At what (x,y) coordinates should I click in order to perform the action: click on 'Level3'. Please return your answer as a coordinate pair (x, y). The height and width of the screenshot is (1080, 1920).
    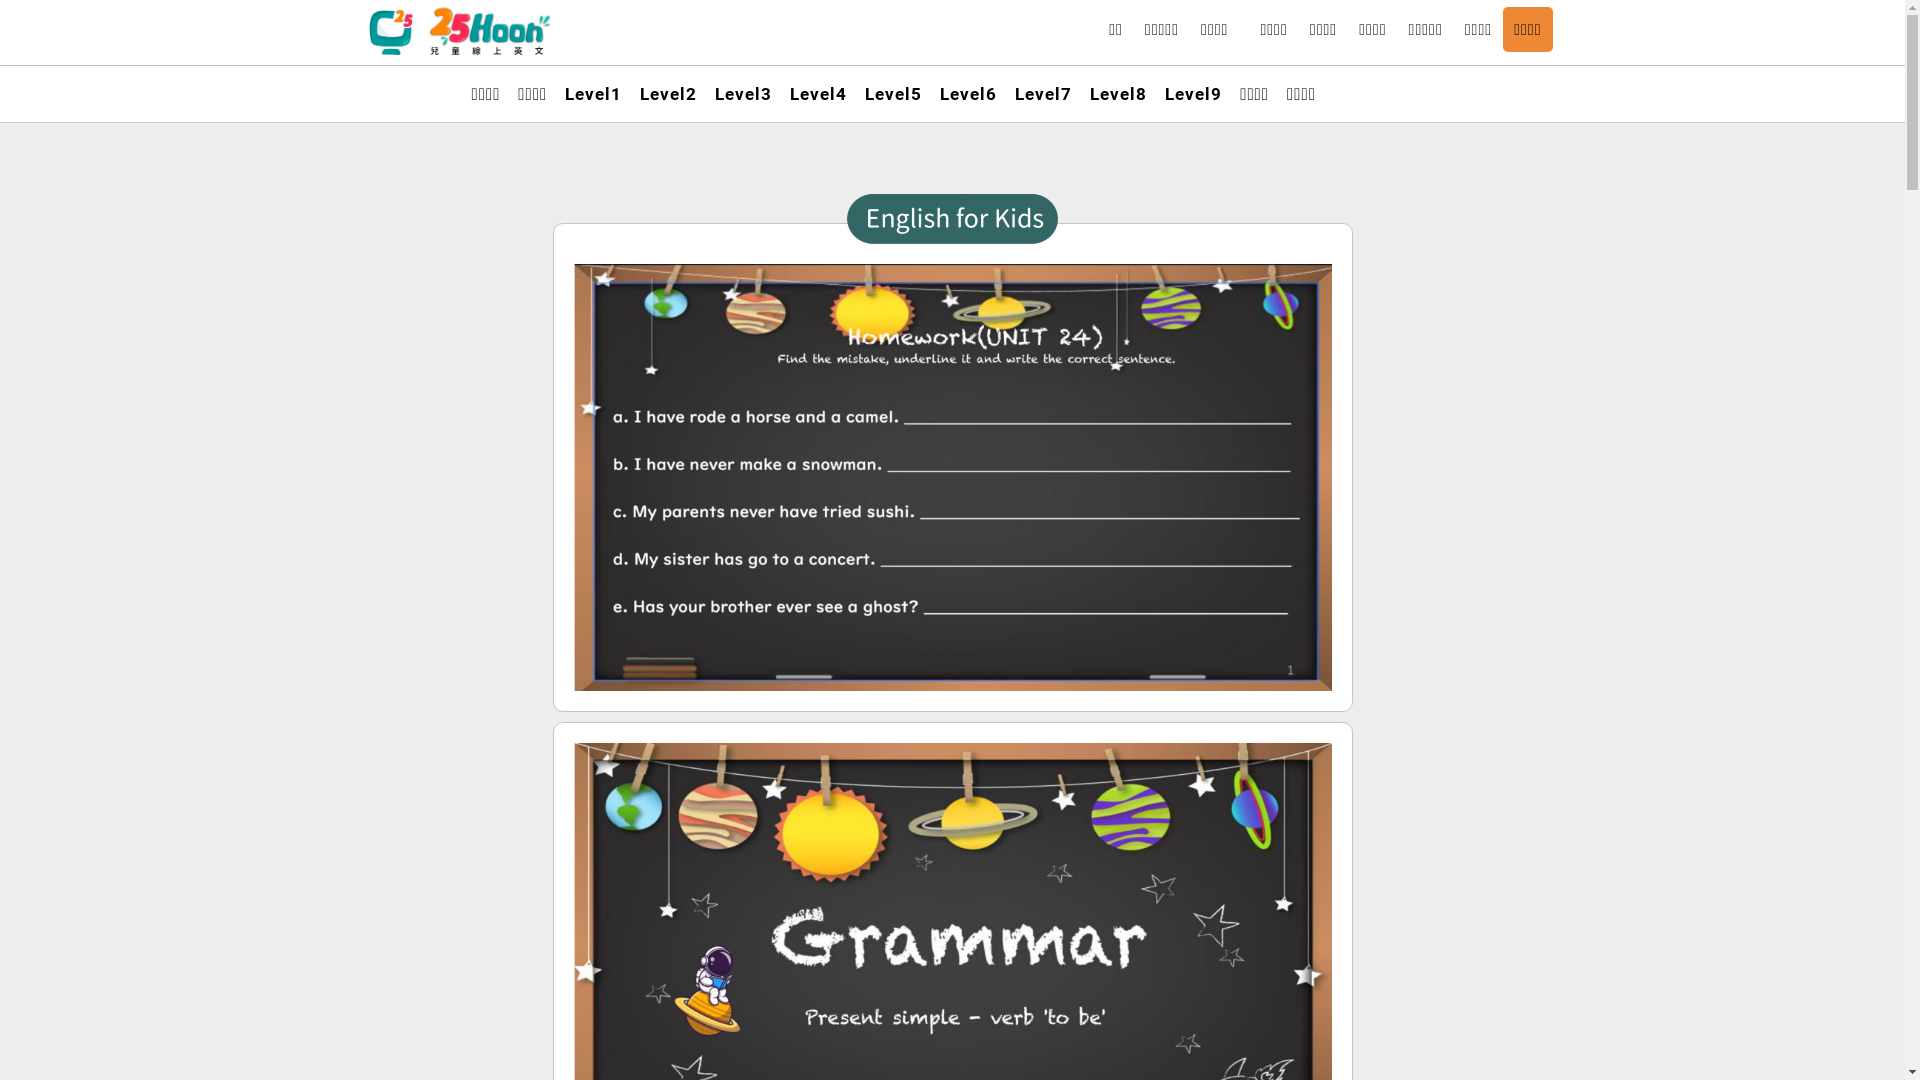
    Looking at the image, I should click on (742, 93).